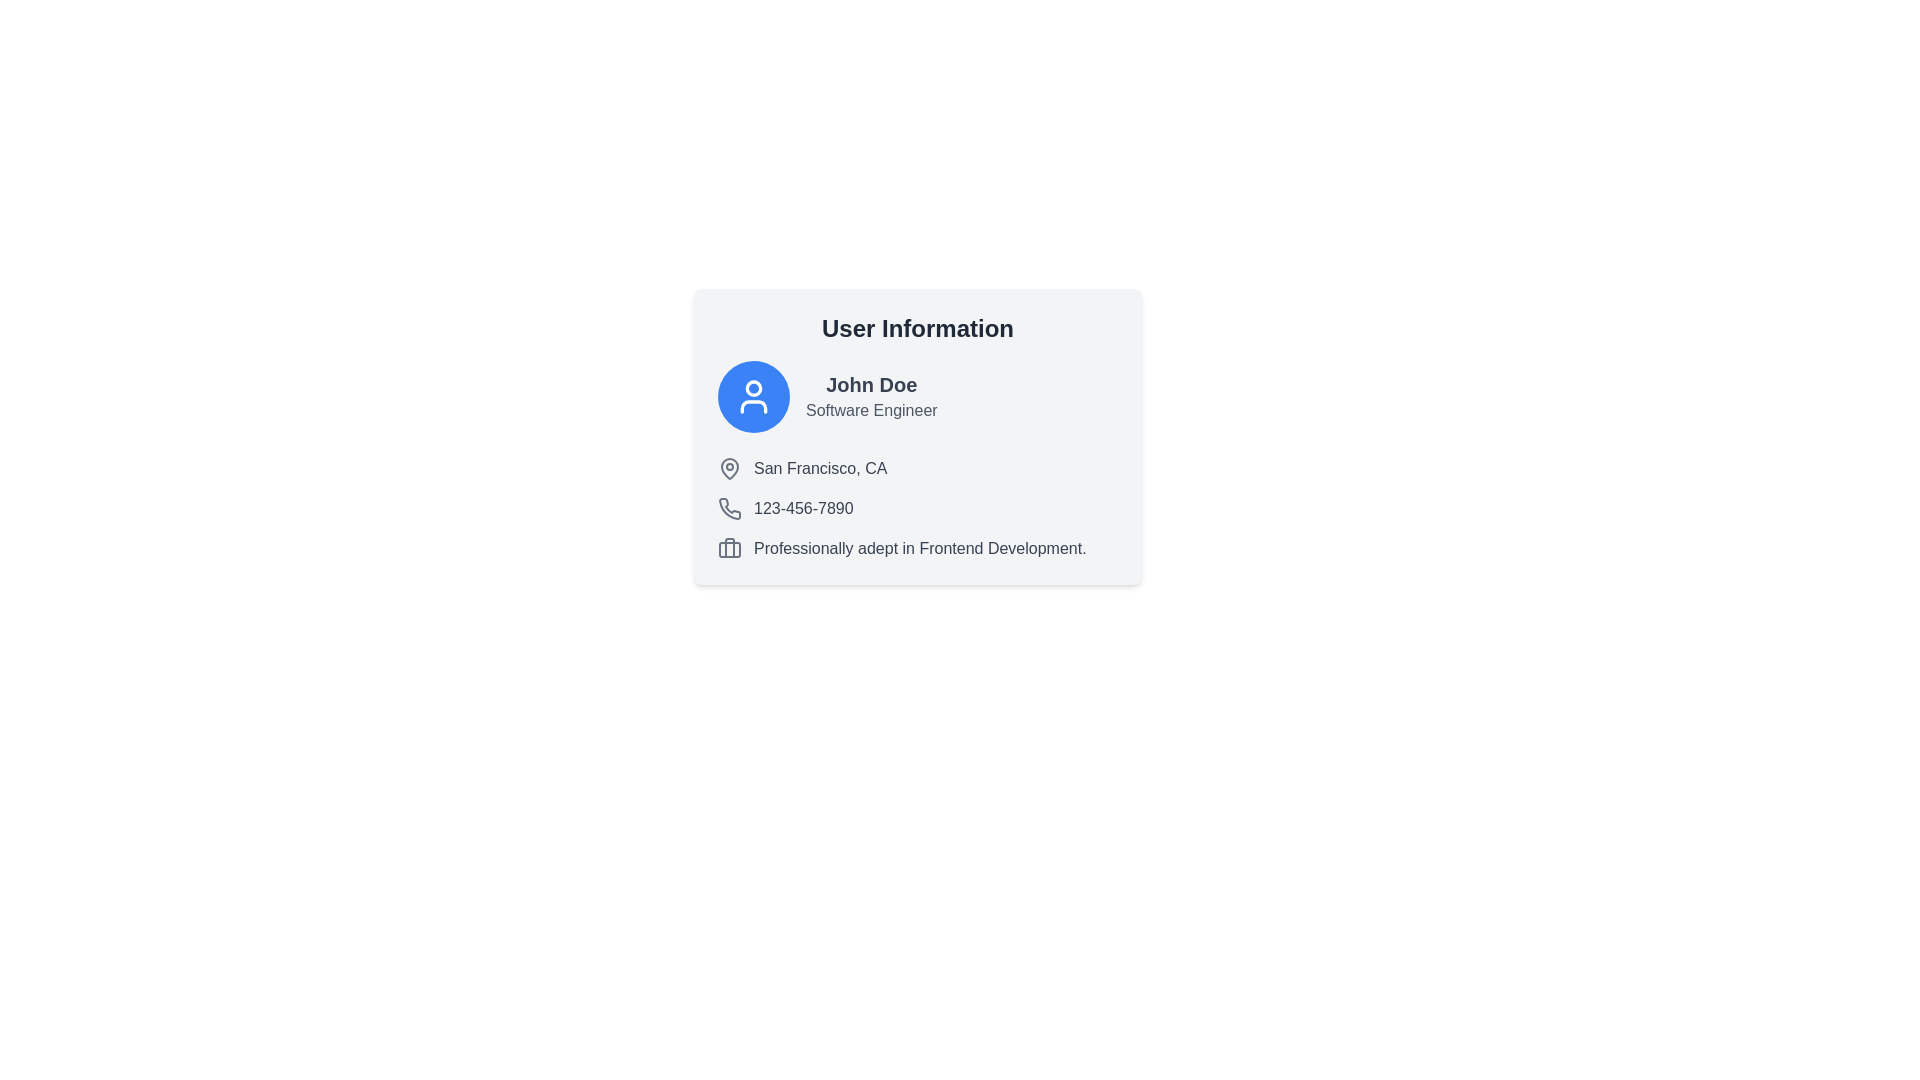 This screenshot has height=1080, width=1920. What do you see at coordinates (728, 469) in the screenshot?
I see `the gray map pin icon located to the left of the text 'San Francisco, CA' in the card layout` at bounding box center [728, 469].